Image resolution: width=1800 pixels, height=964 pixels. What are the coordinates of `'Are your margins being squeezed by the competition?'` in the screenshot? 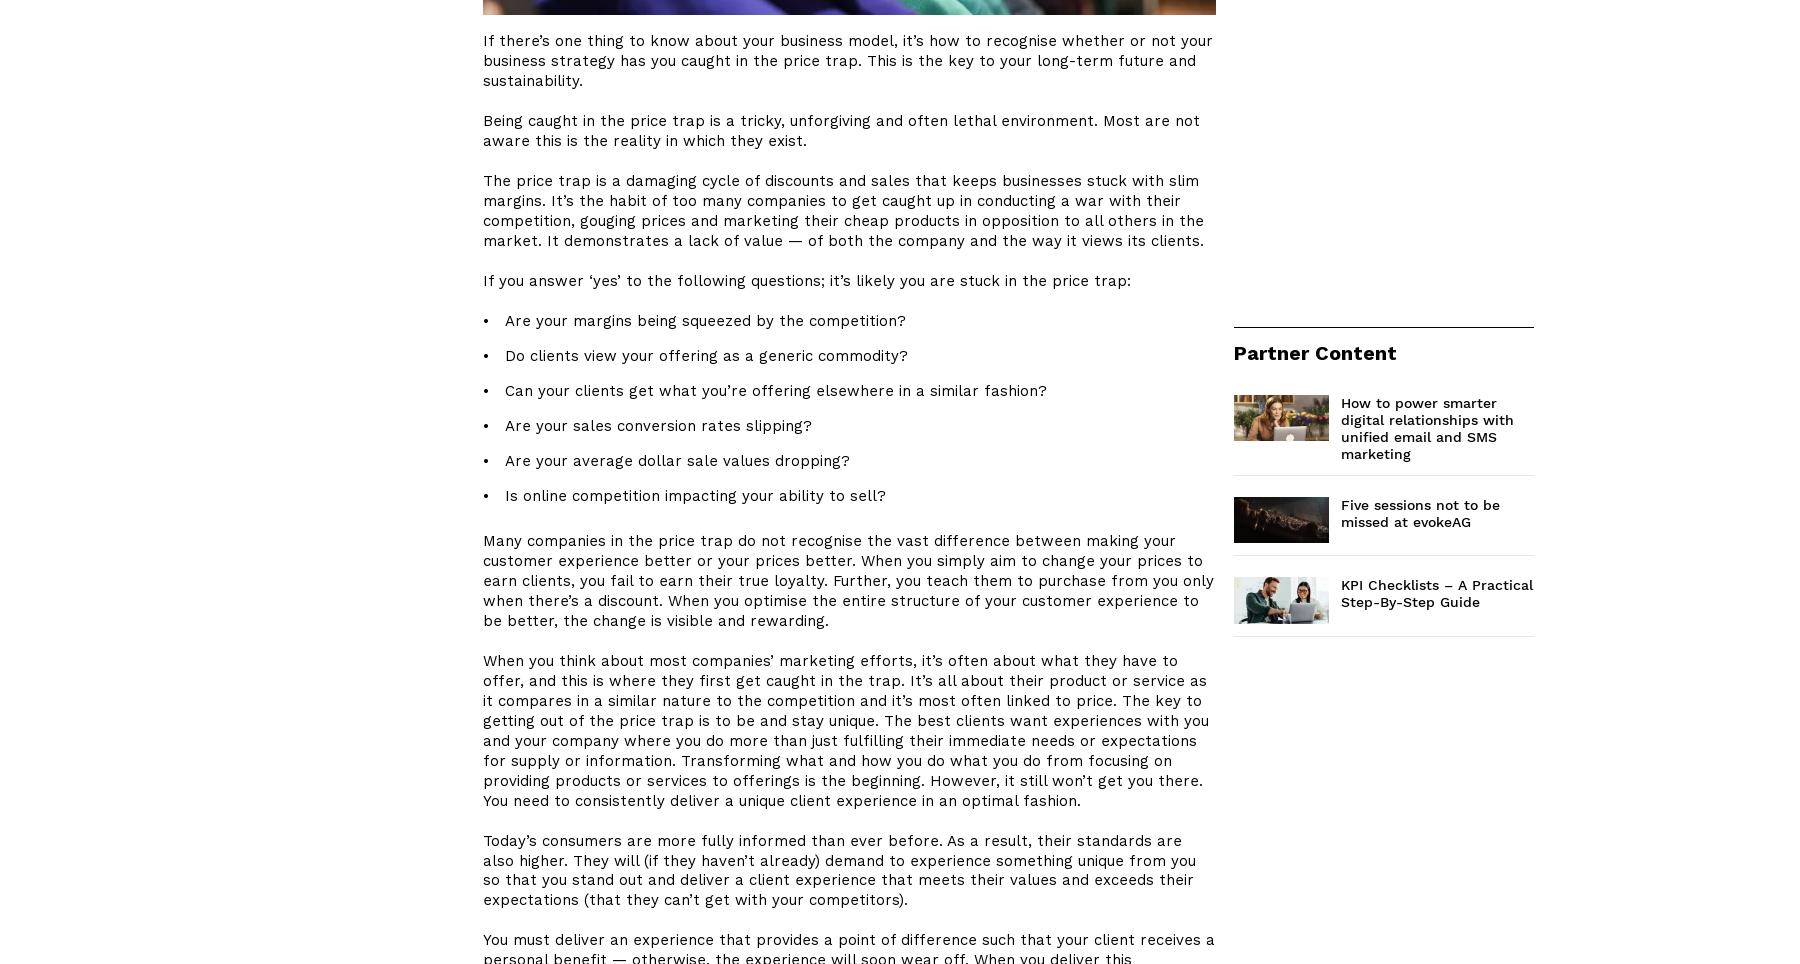 It's located at (704, 321).